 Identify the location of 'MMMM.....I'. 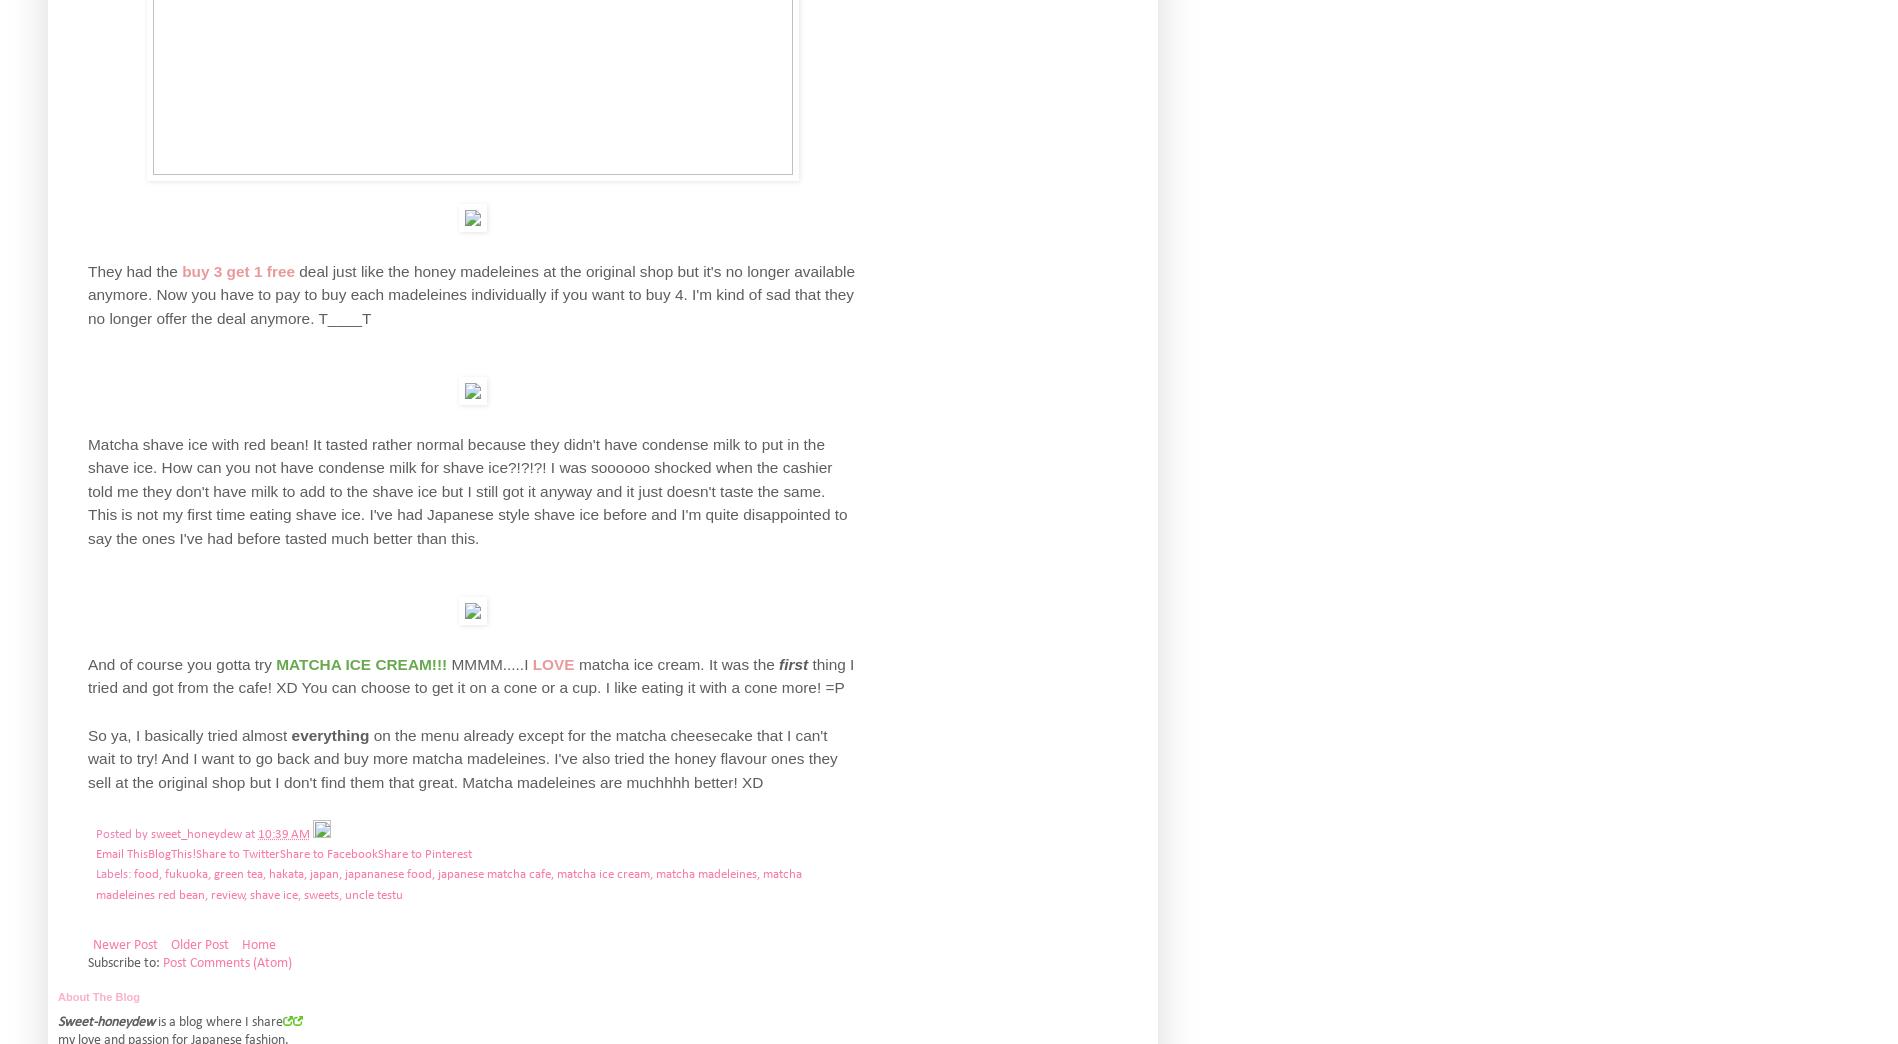
(490, 662).